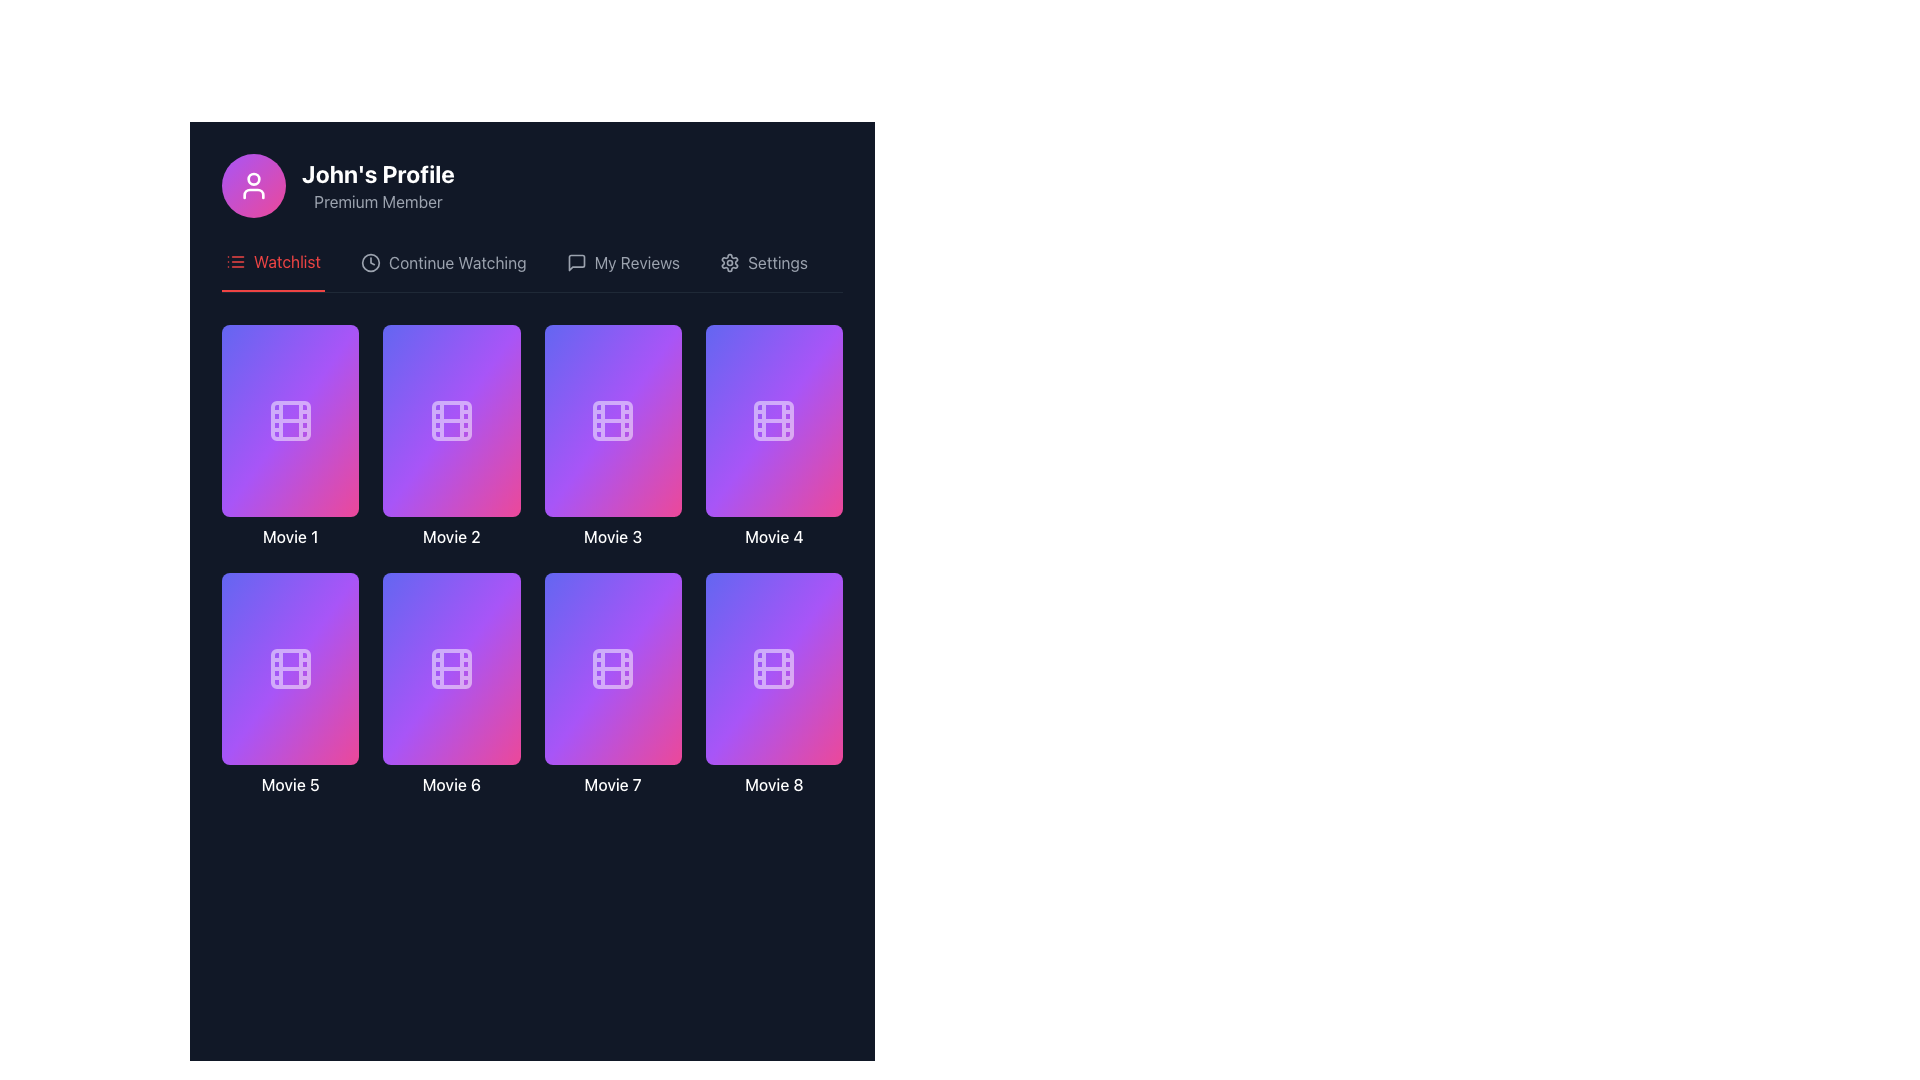 This screenshot has height=1080, width=1920. Describe the element at coordinates (774, 659) in the screenshot. I see `the play button icon located in the bottom-right section of the eighth movie card in the second row and fourth column of the grid to receive feedback` at that location.